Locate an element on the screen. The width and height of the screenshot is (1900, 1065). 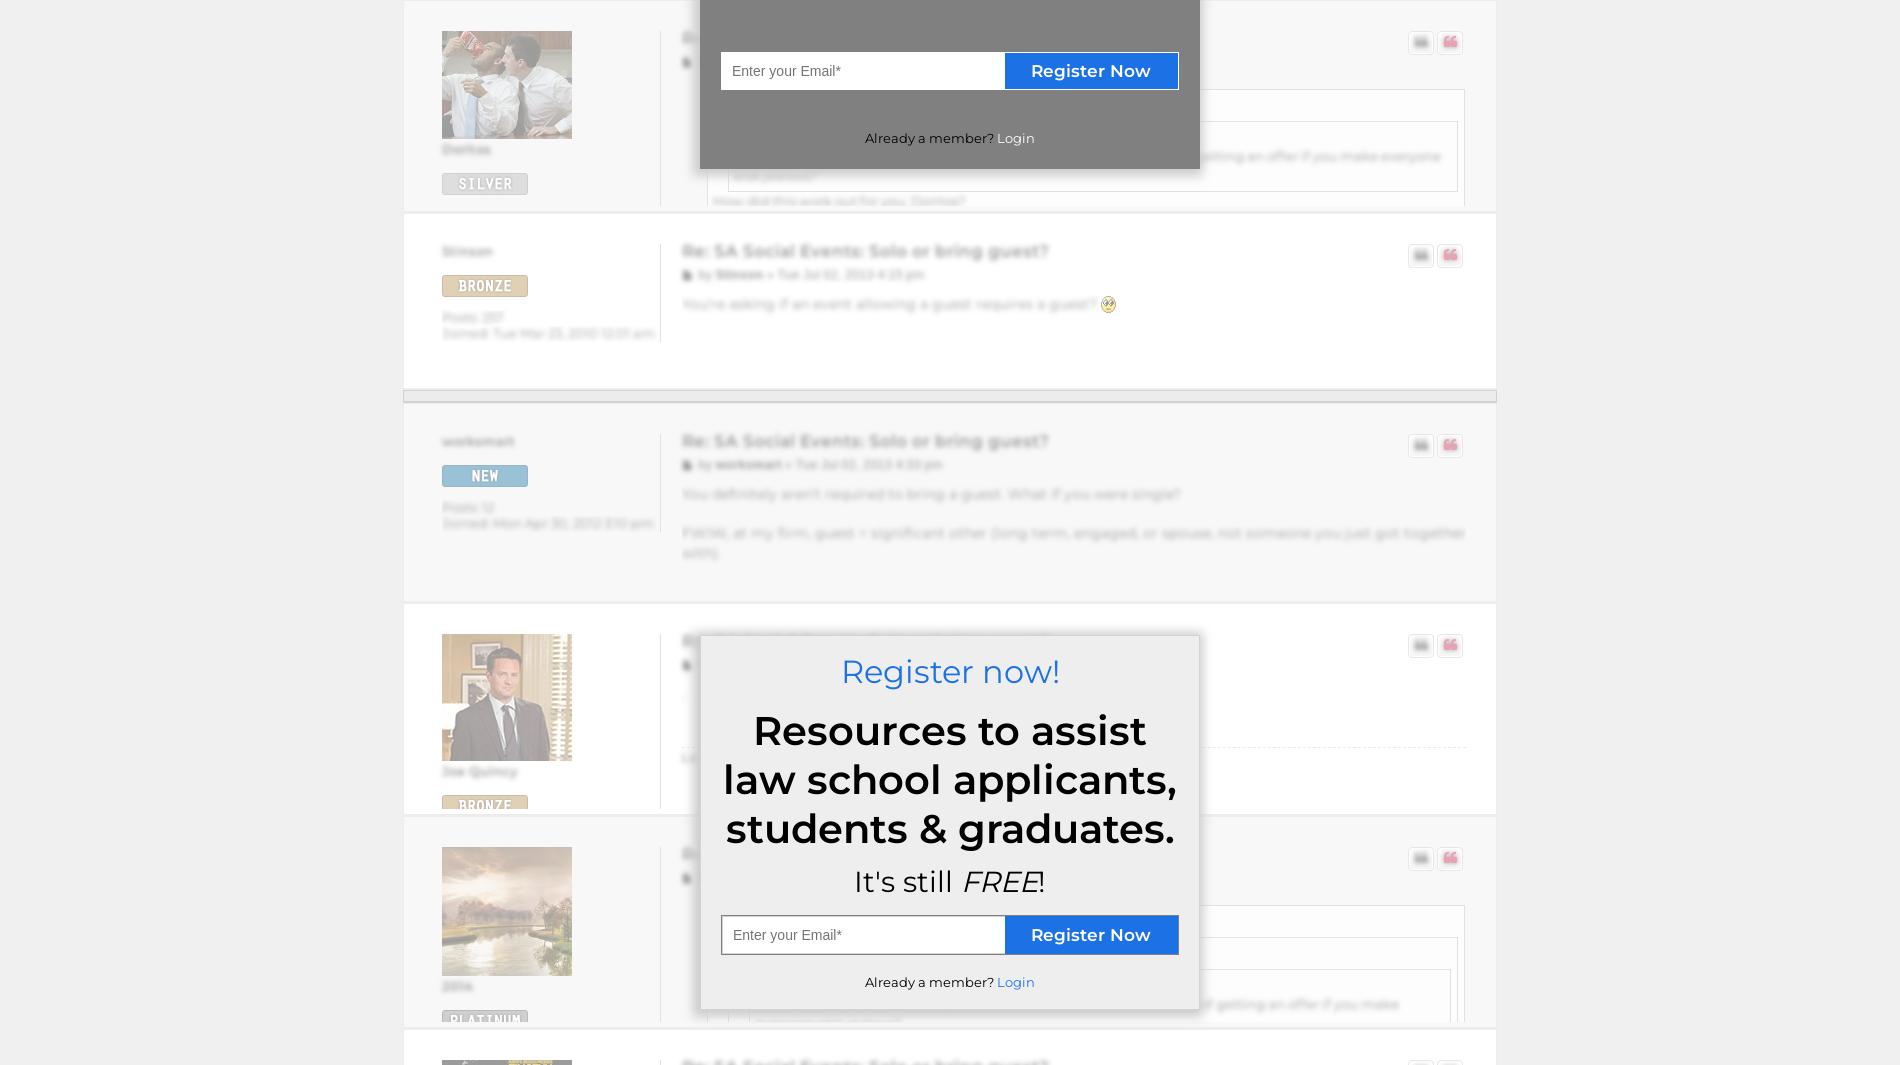
'on Tue Jul 02, 2013 4:47 pm, edited 1 time in total.' is located at coordinates (978, 757).